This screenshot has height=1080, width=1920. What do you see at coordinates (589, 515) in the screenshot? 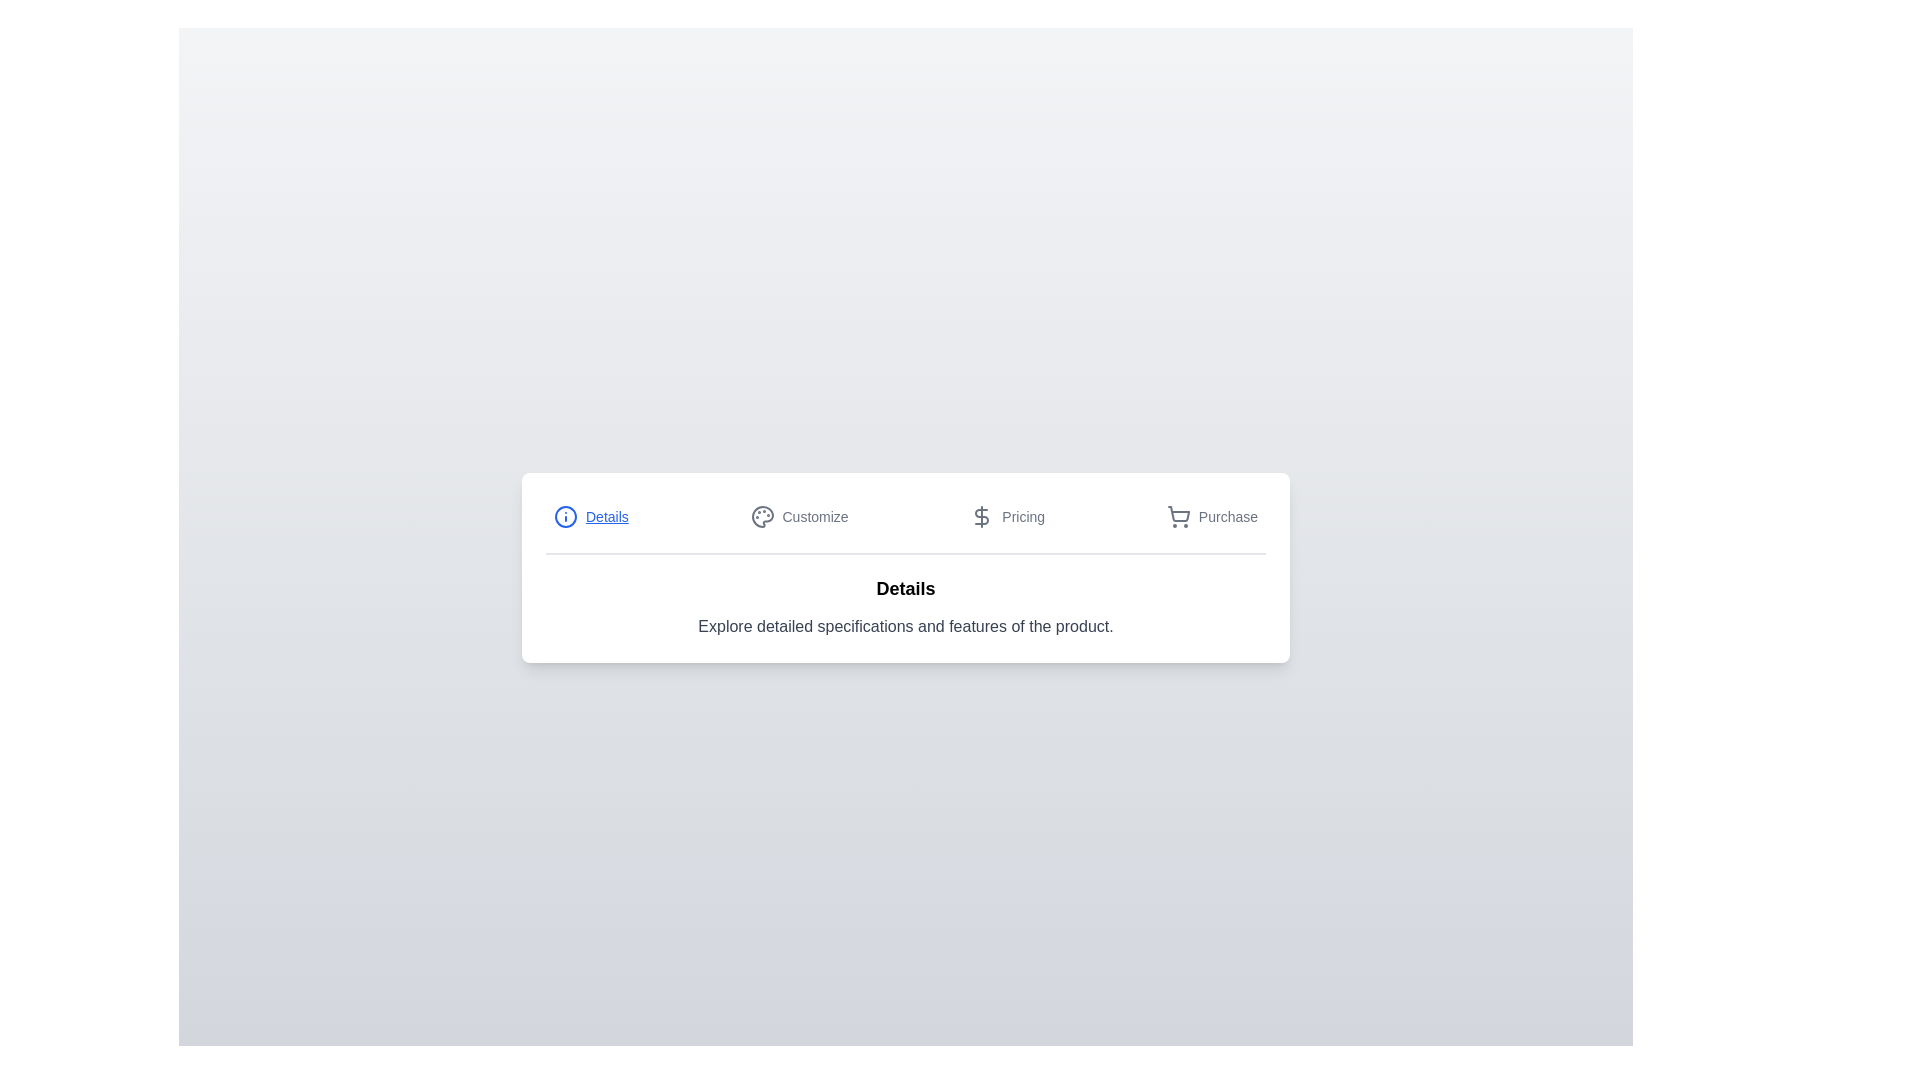
I see `the Details tab` at bounding box center [589, 515].